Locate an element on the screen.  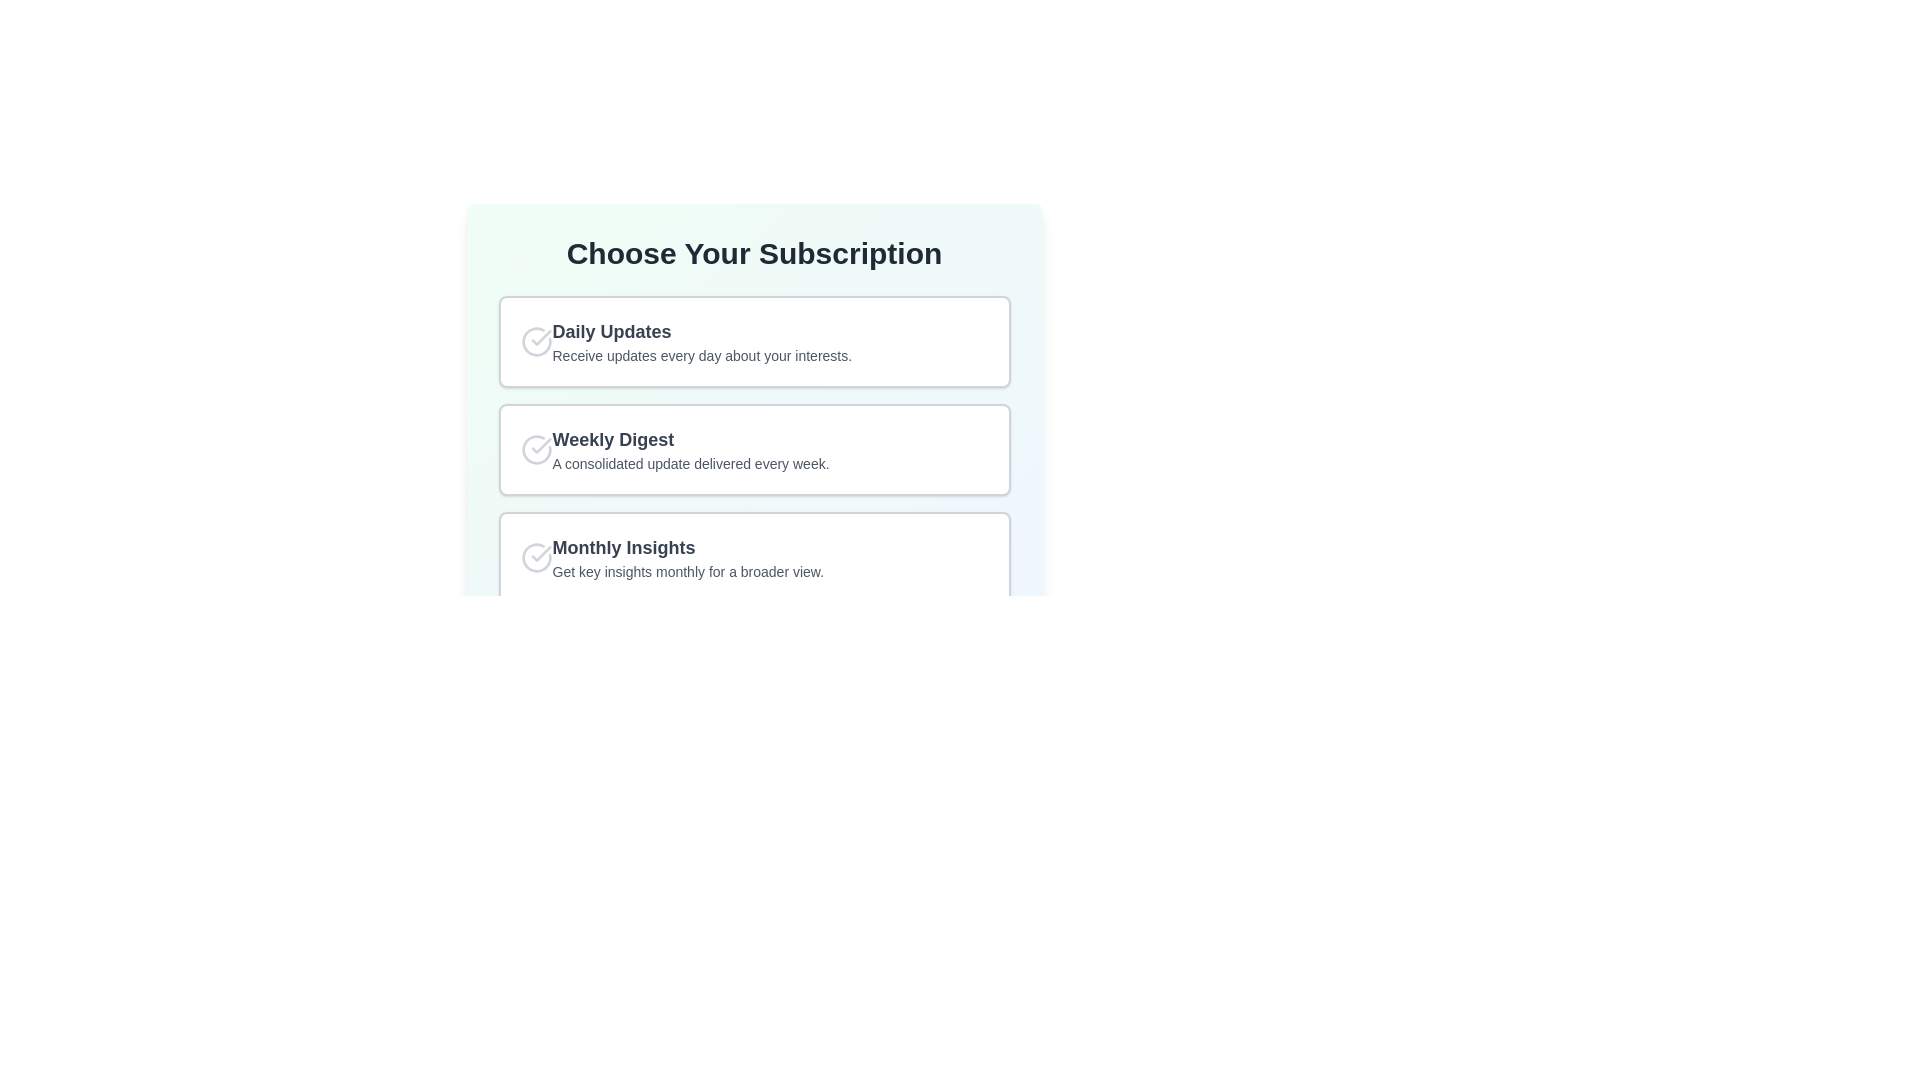
the checkmark-shaped icon next to the 'Daily Updates' label is located at coordinates (541, 337).